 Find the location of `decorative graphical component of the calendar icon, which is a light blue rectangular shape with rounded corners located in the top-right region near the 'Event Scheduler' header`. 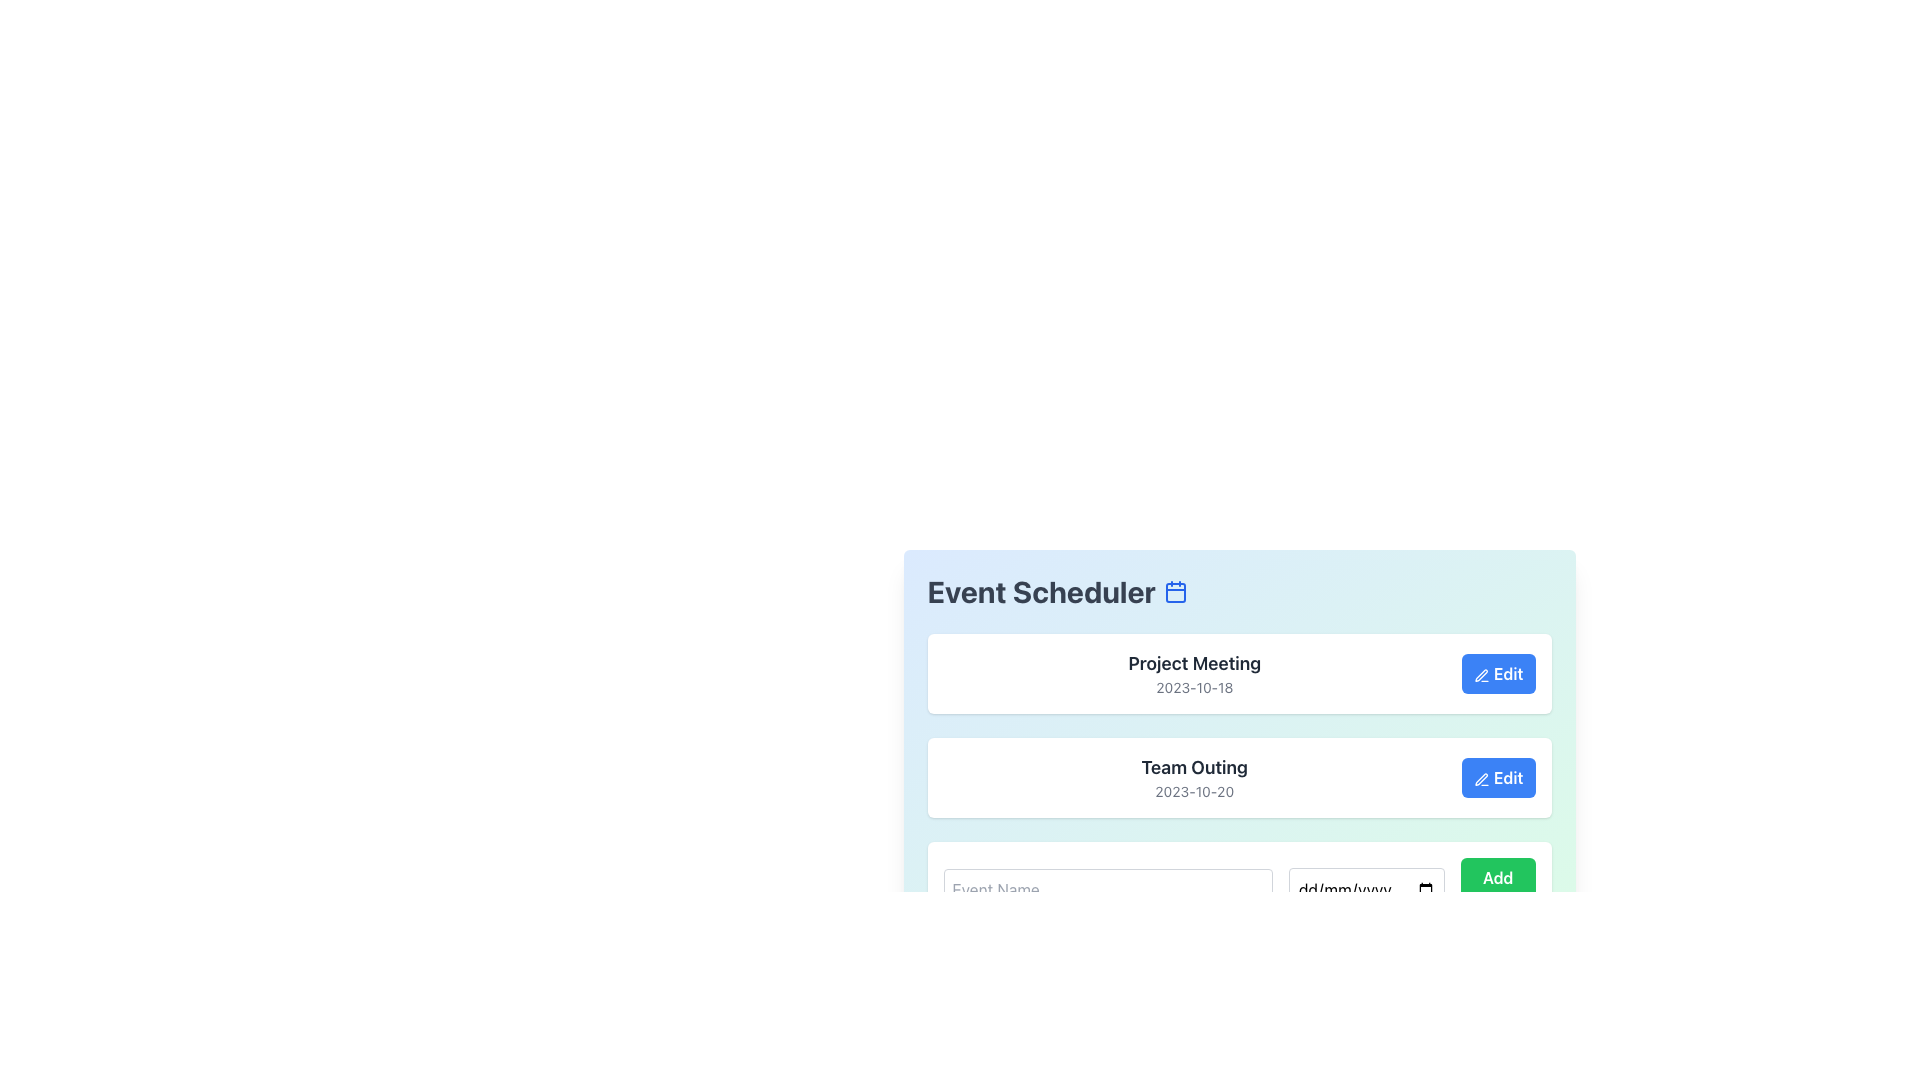

decorative graphical component of the calendar icon, which is a light blue rectangular shape with rounded corners located in the top-right region near the 'Event Scheduler' header is located at coordinates (1176, 592).